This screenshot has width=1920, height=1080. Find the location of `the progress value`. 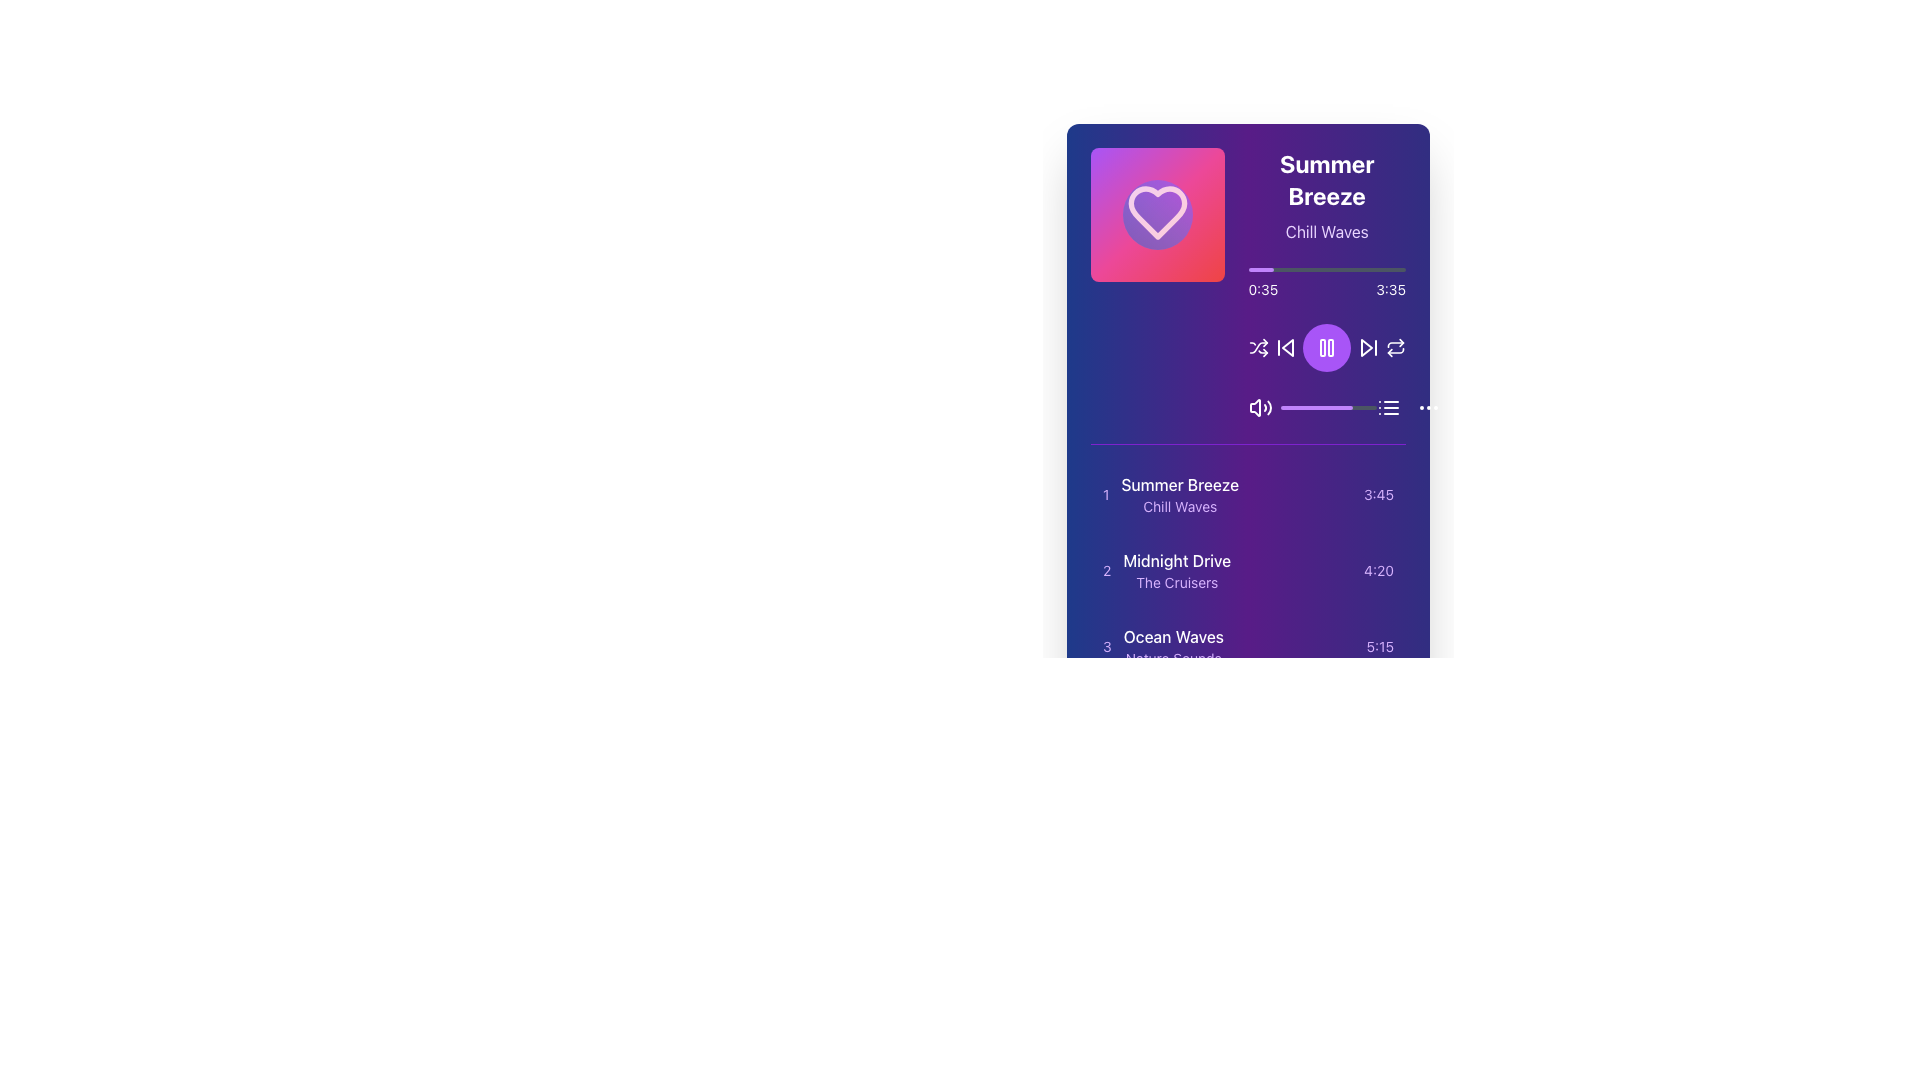

the progress value is located at coordinates (1301, 407).